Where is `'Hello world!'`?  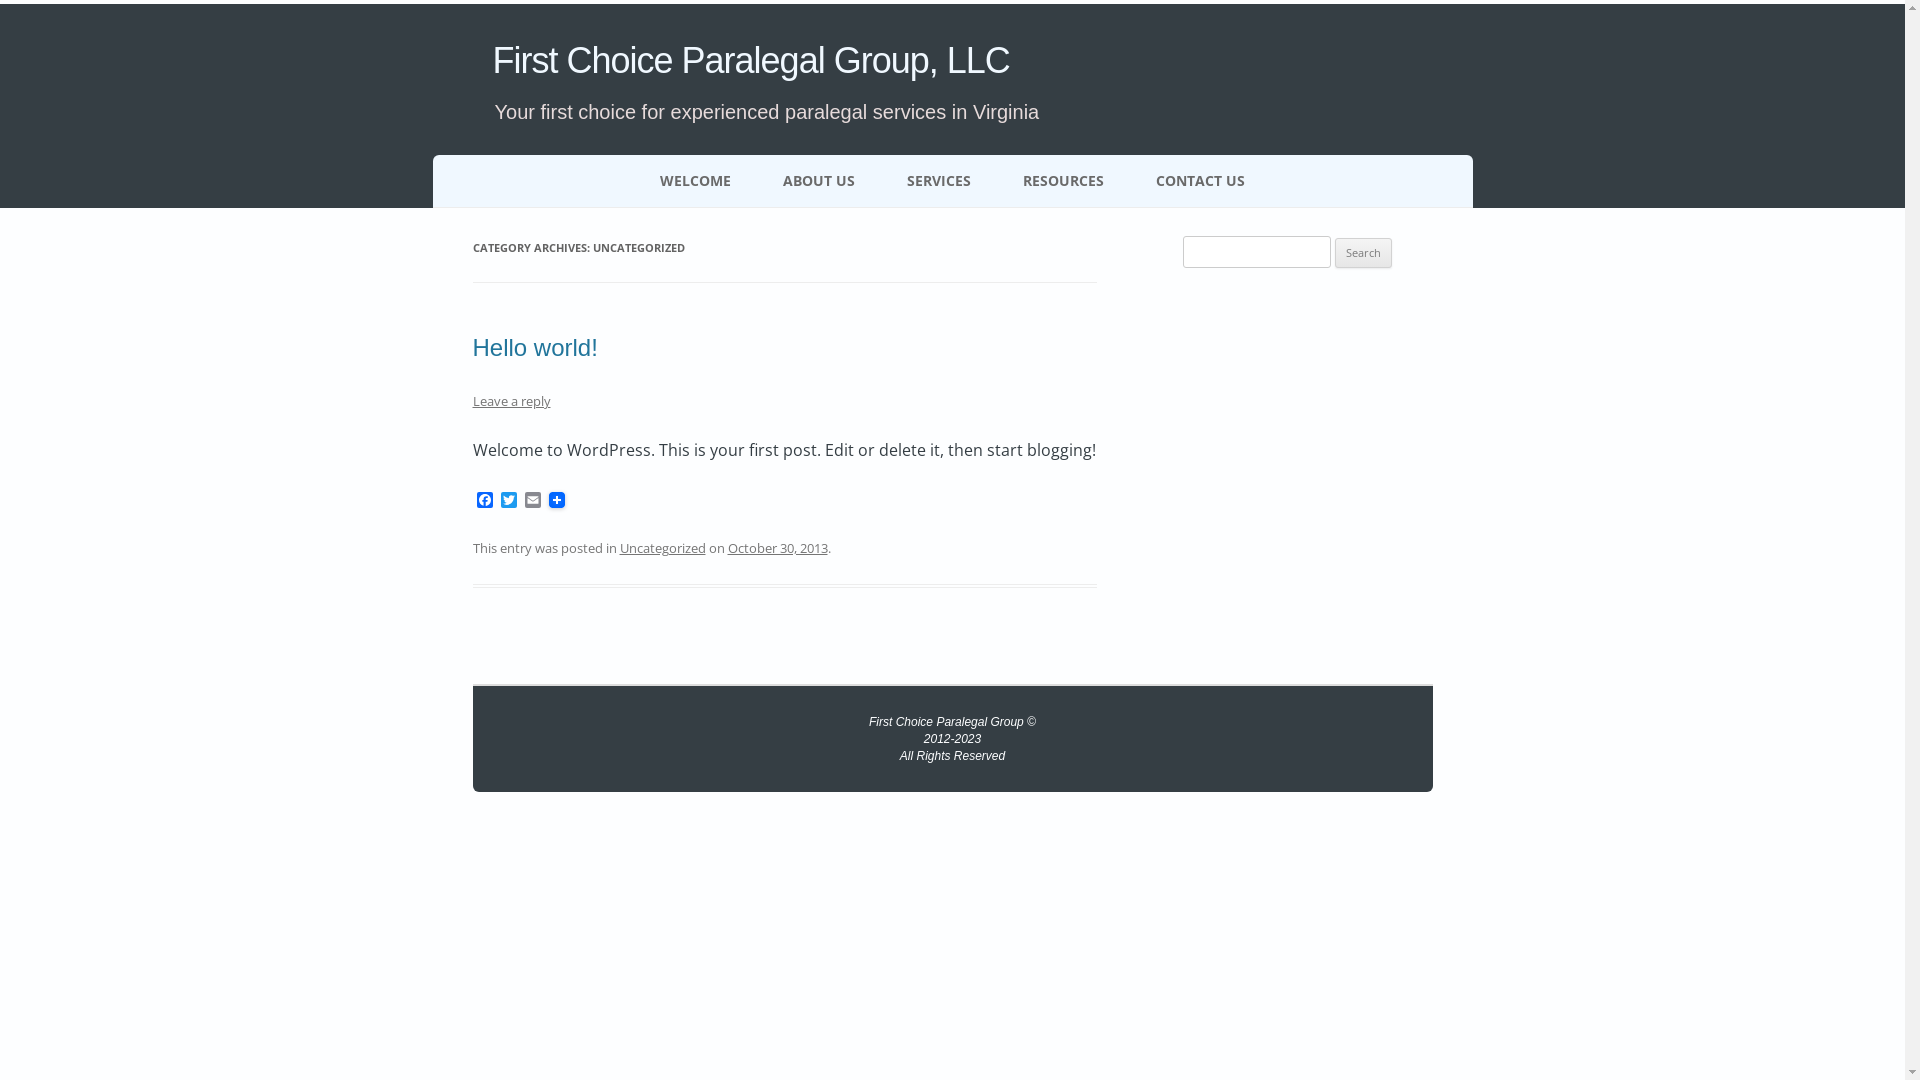 'Hello world!' is located at coordinates (470, 346).